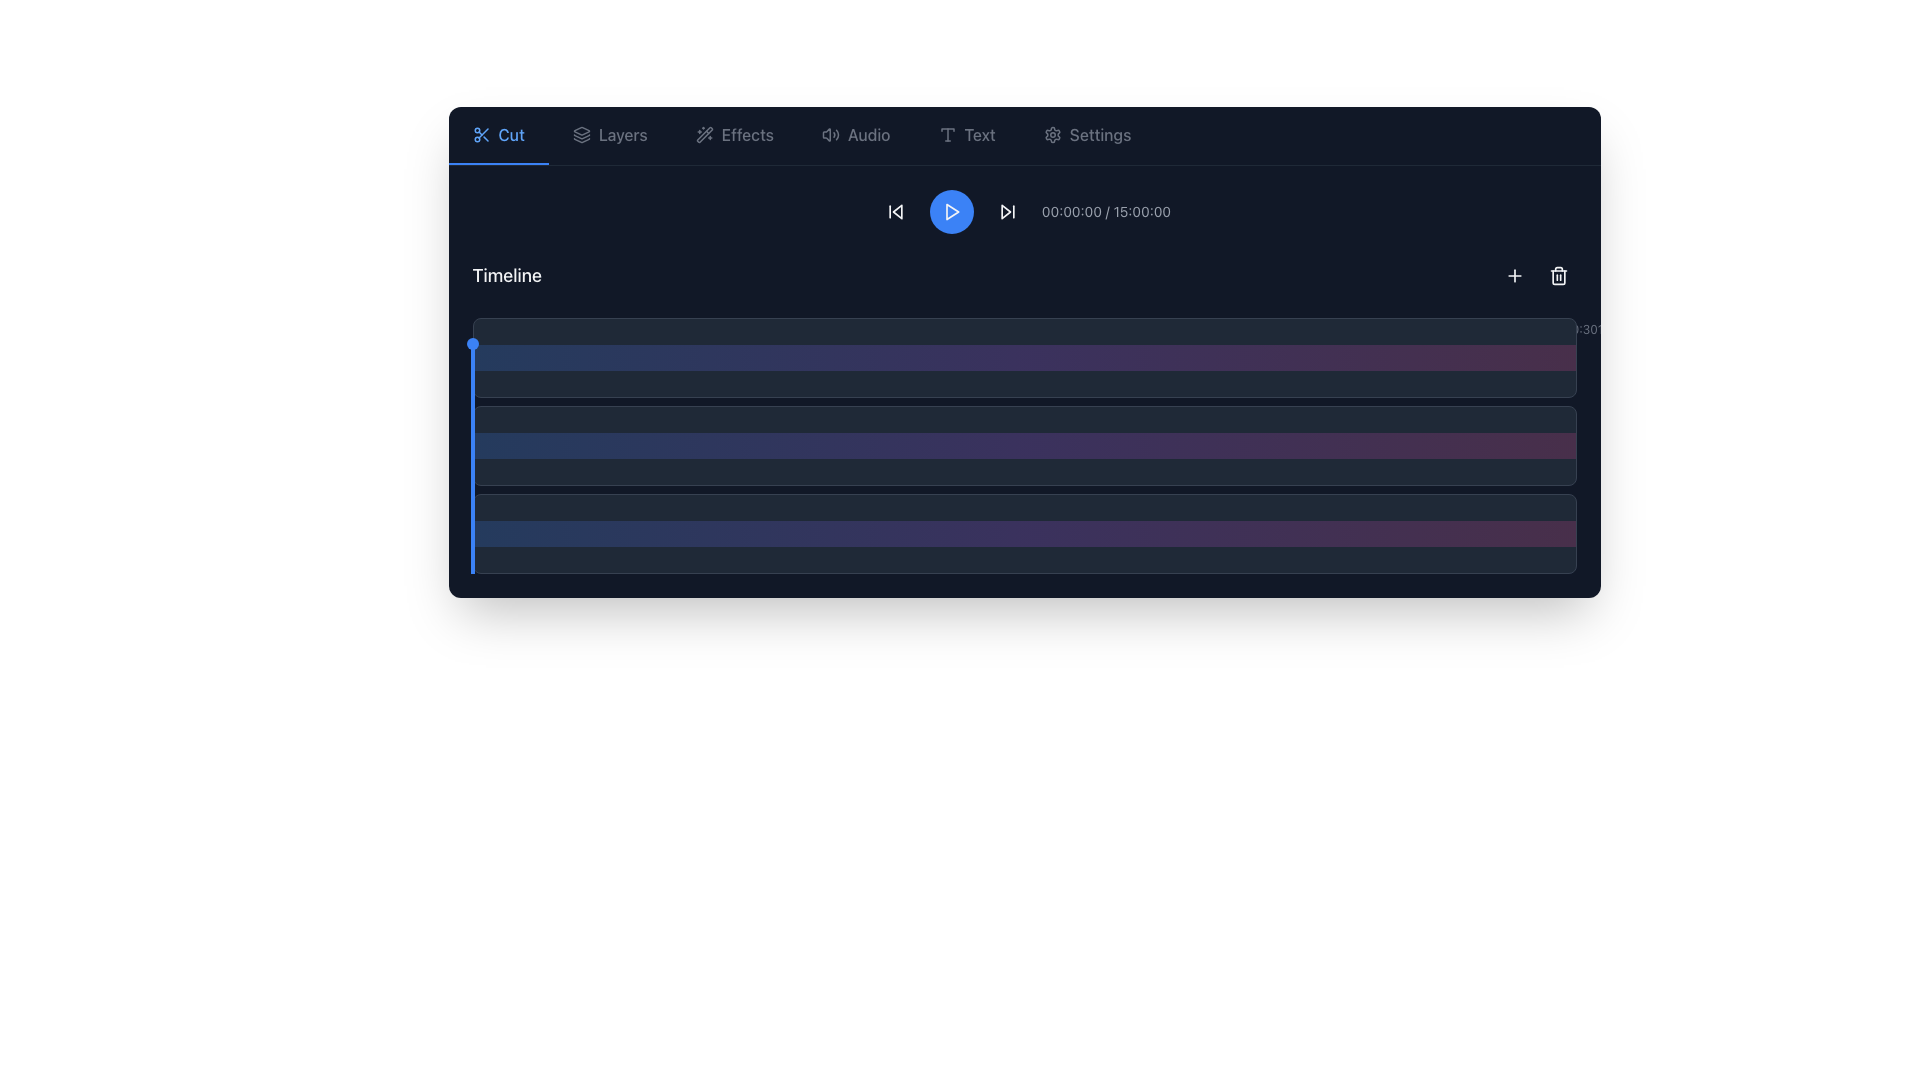 The height and width of the screenshot is (1080, 1920). What do you see at coordinates (580, 139) in the screenshot?
I see `the third trapezoid shape in the 'Layers' icon on the top toolbar, which visually represents the layers functionality of the software` at bounding box center [580, 139].